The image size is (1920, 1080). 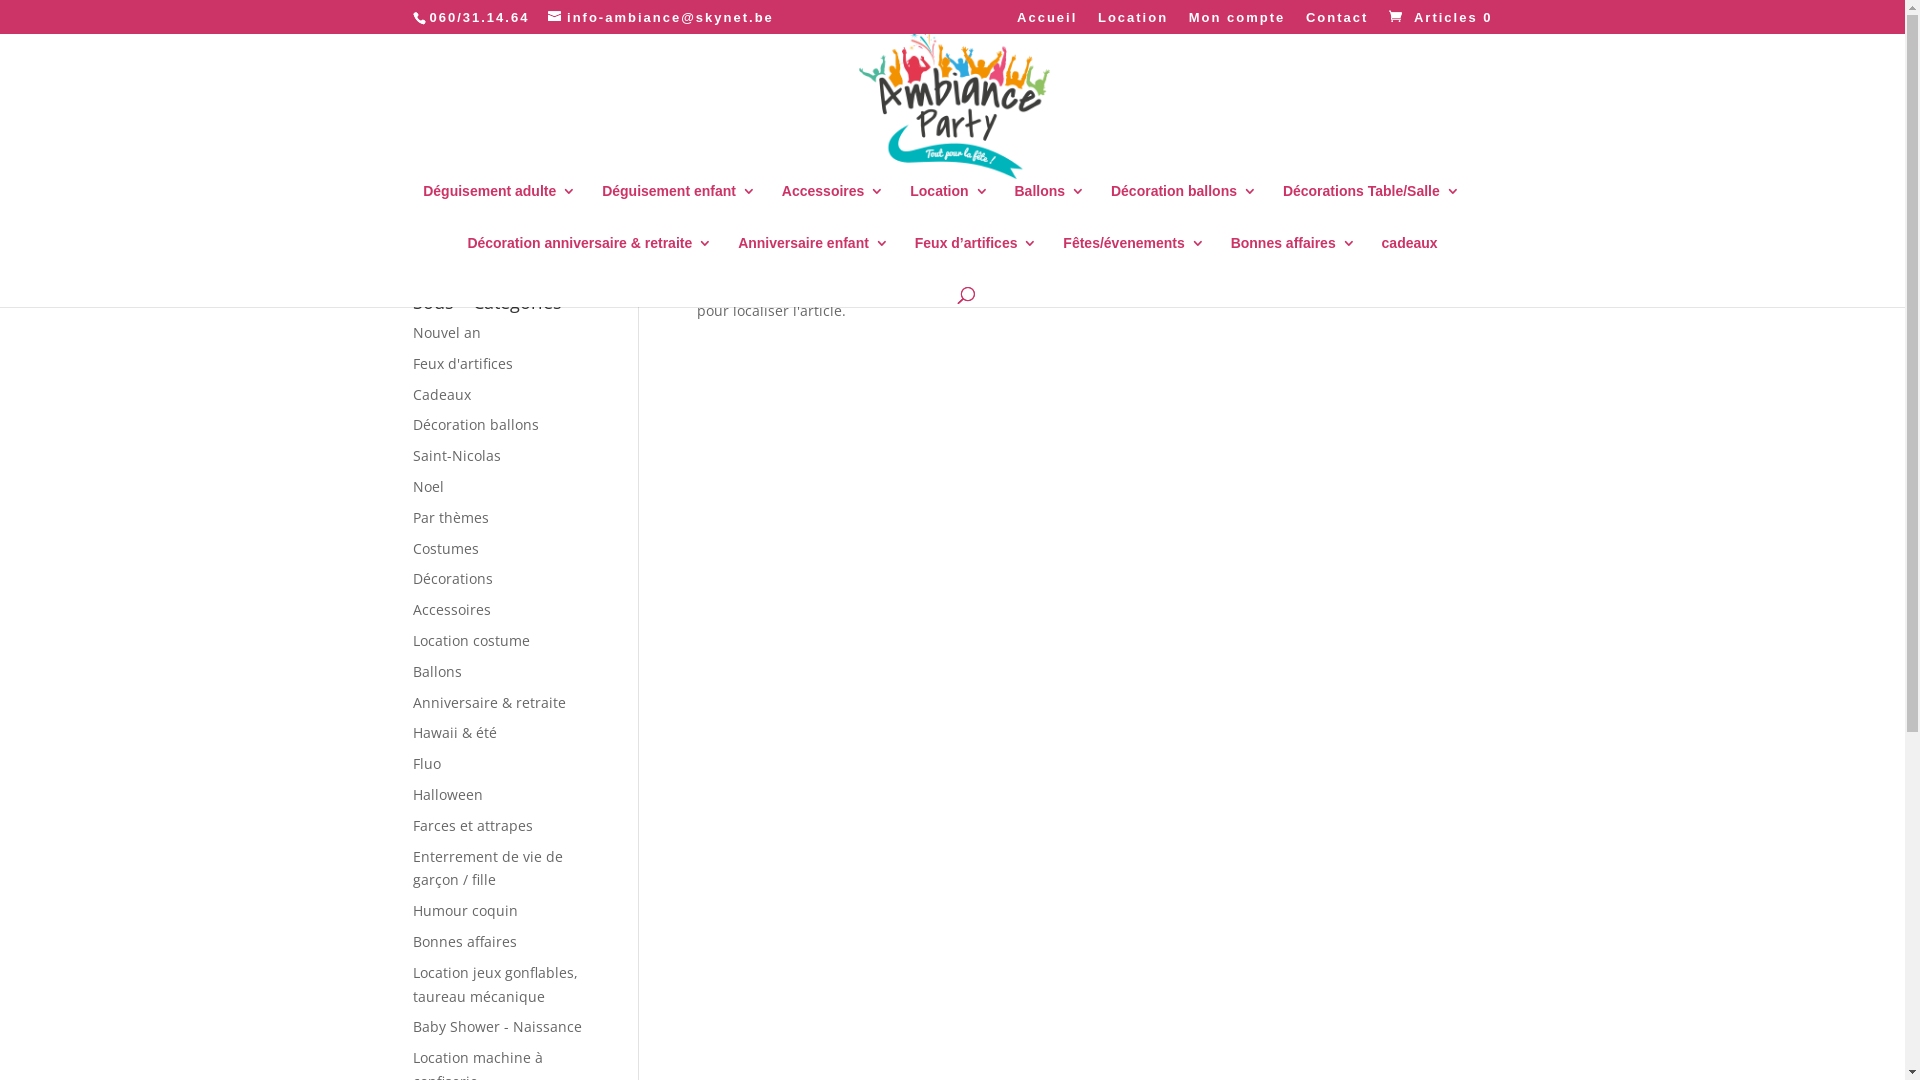 I want to click on 'Baby Shower - Naissance', so click(x=411, y=1026).